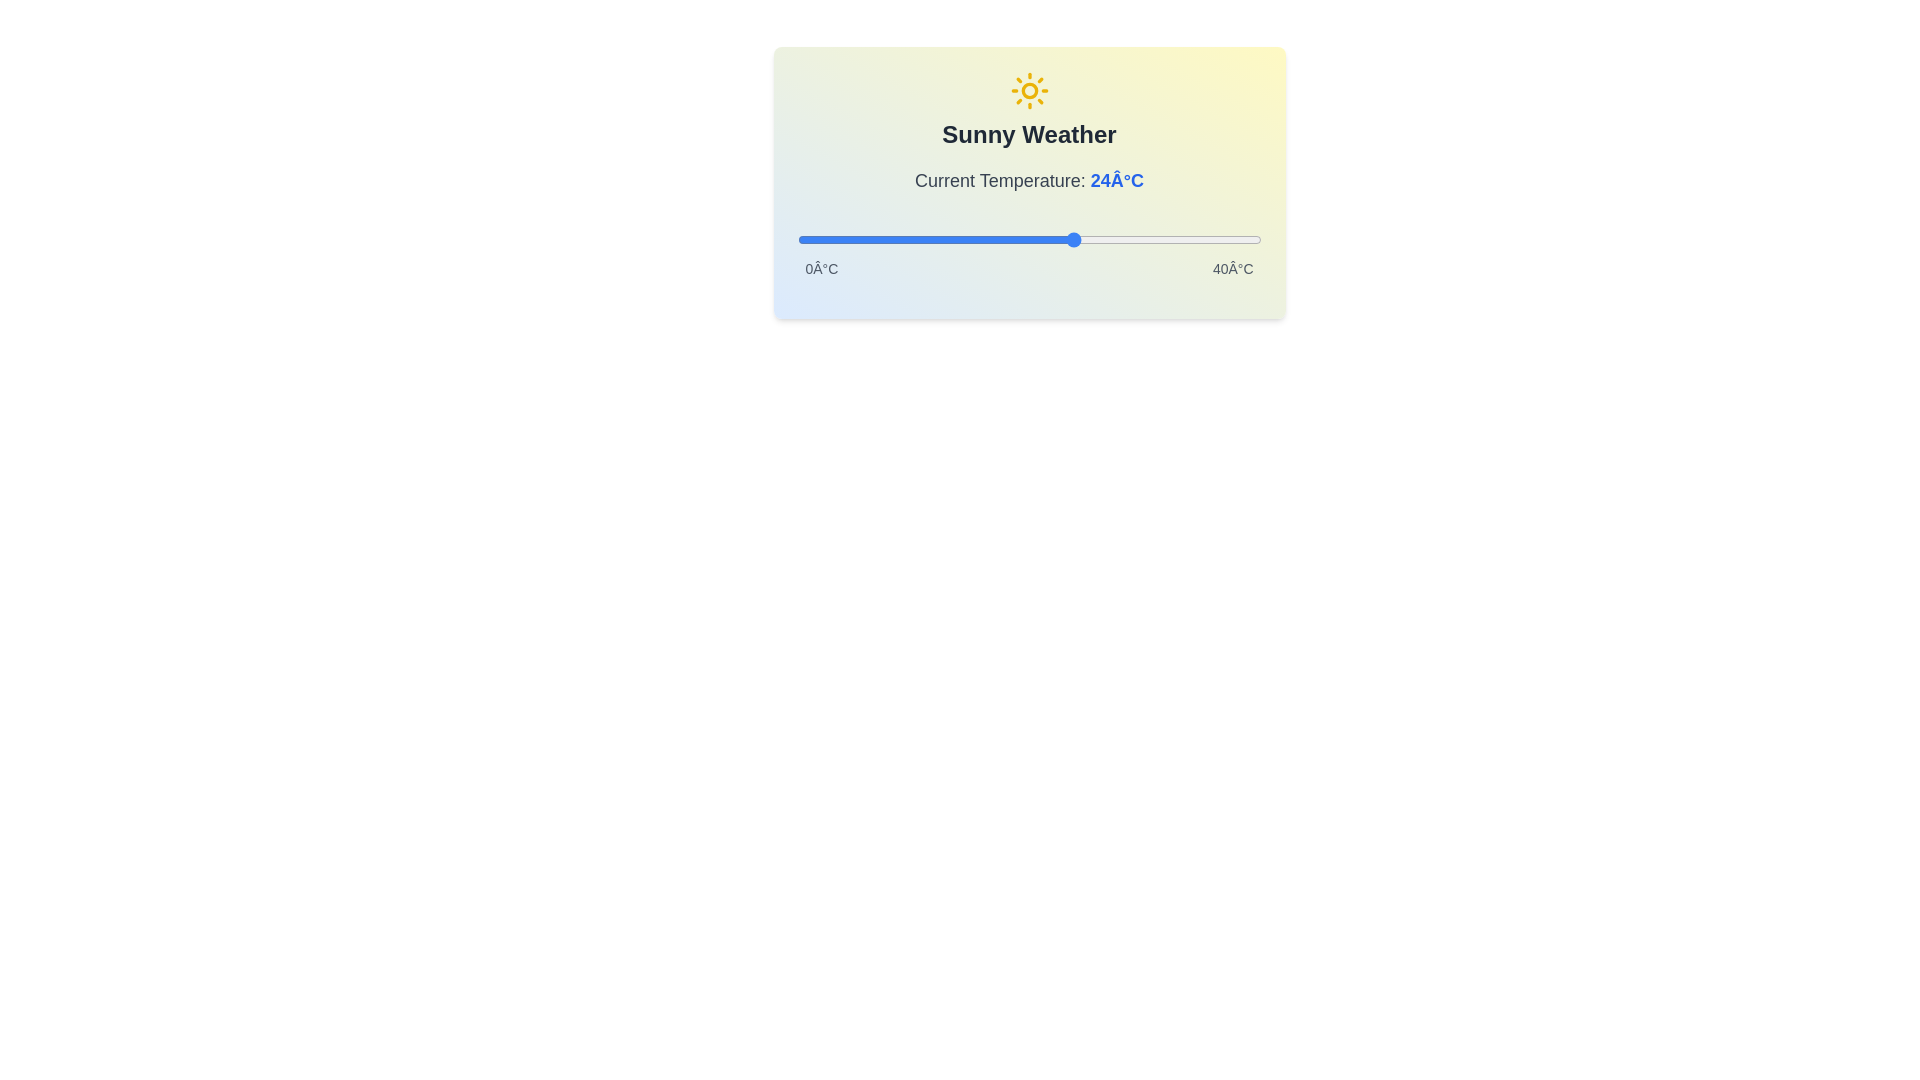  Describe the element at coordinates (1029, 181) in the screenshot. I see `the text display that shows 'Current Temperature: 24°C', which is styled with a bold font for the number and located below 'Sunny Weather' and above a horizontal slider` at that location.